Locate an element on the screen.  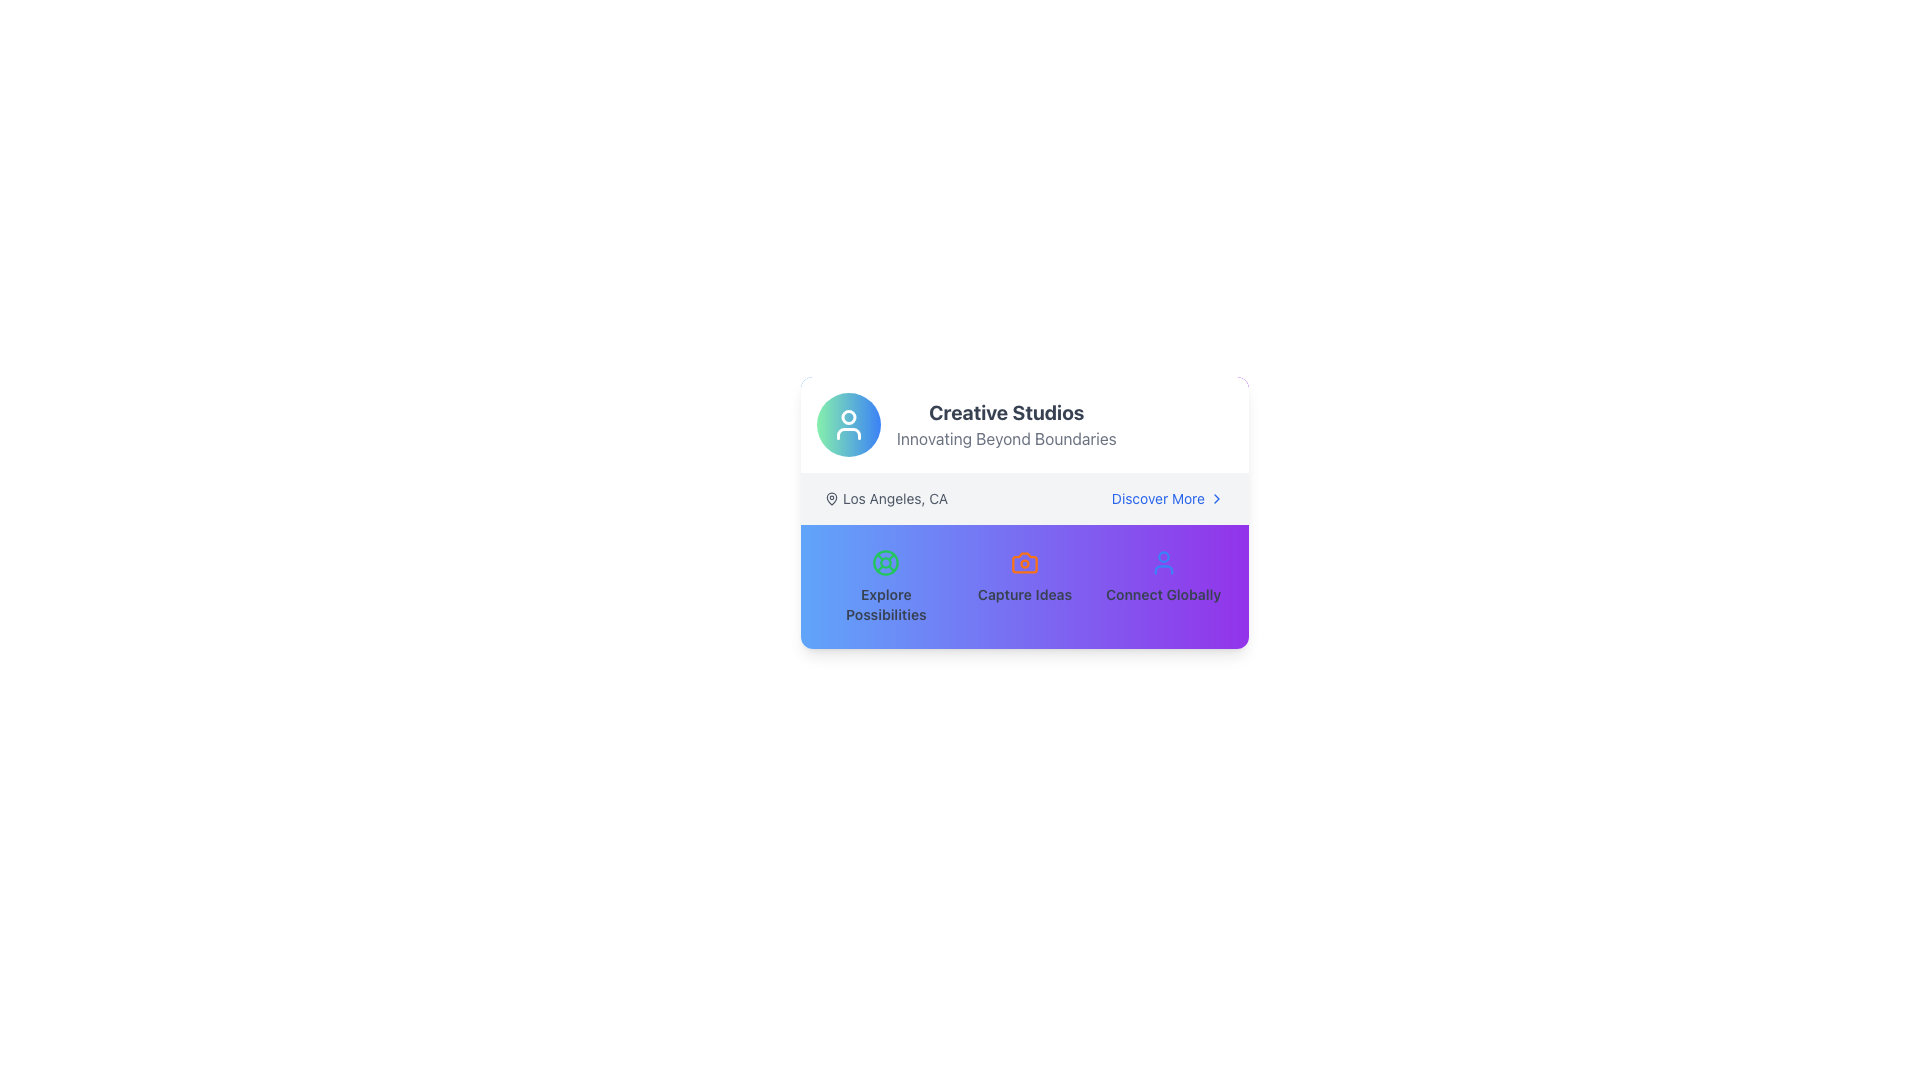
any section of the Grid layout with icons and text labels is located at coordinates (1025, 585).